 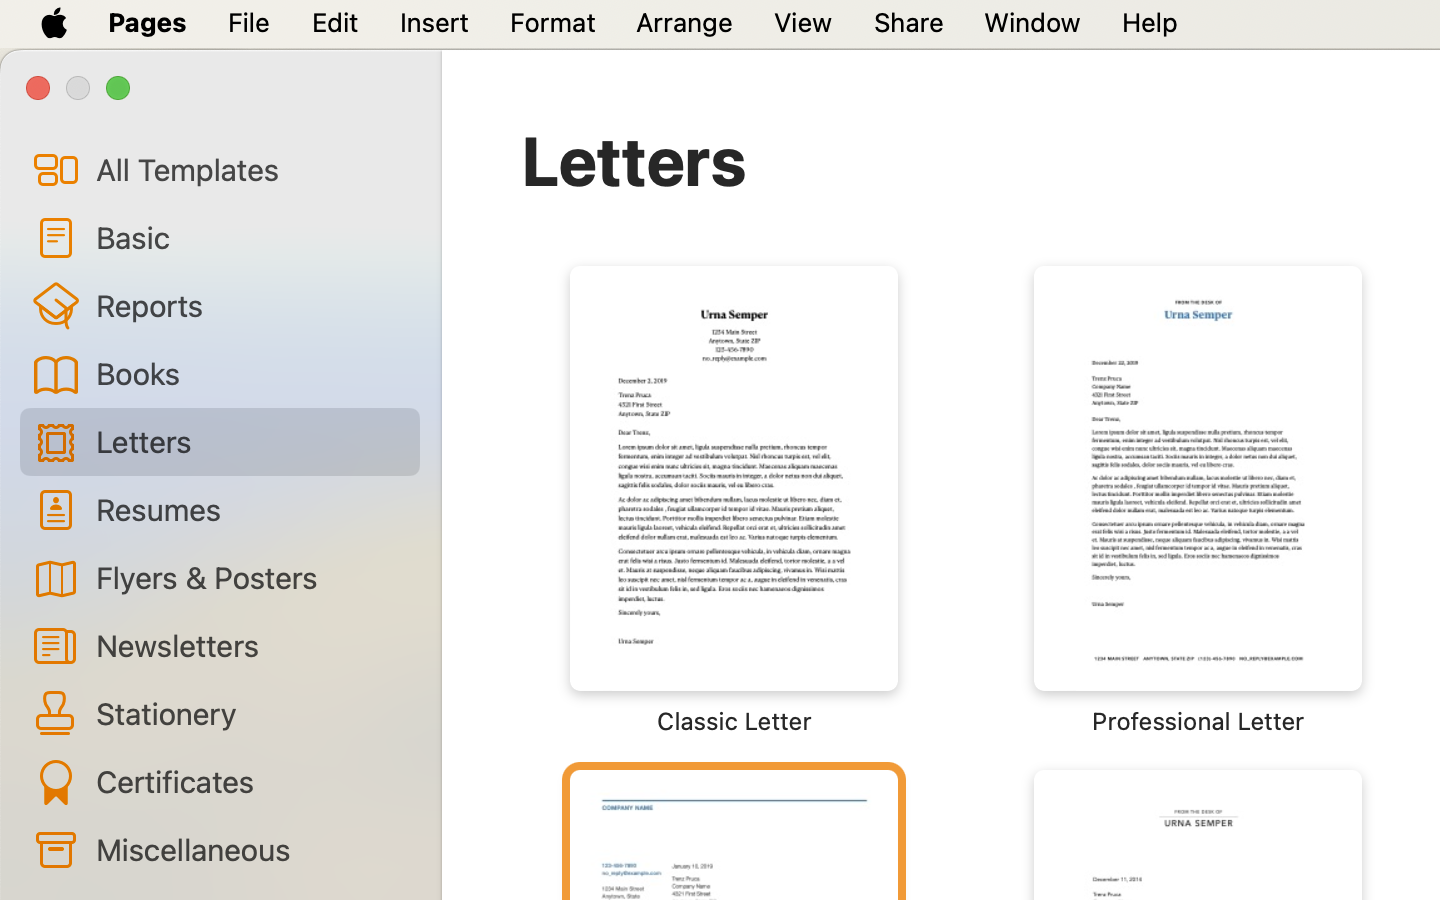 I want to click on 'Miscellaneous', so click(x=248, y=848).